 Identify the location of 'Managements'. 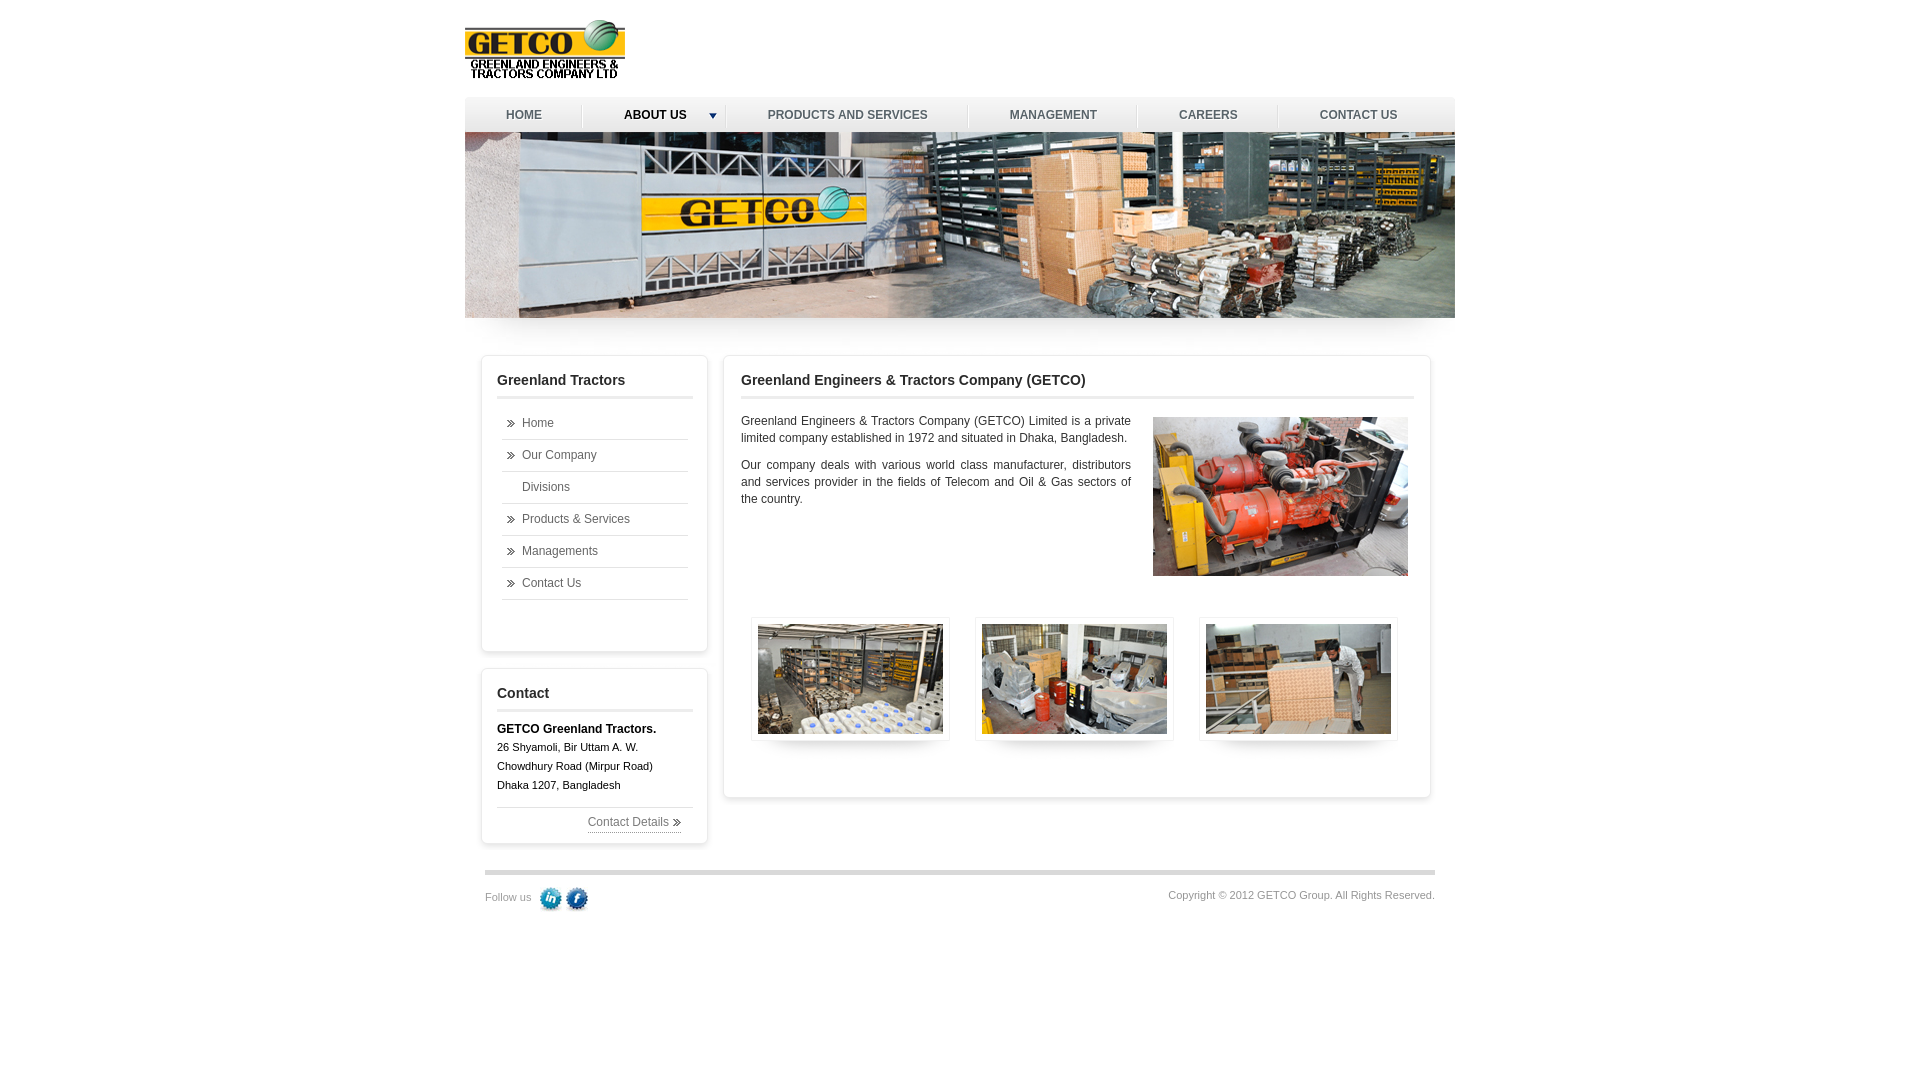
(594, 551).